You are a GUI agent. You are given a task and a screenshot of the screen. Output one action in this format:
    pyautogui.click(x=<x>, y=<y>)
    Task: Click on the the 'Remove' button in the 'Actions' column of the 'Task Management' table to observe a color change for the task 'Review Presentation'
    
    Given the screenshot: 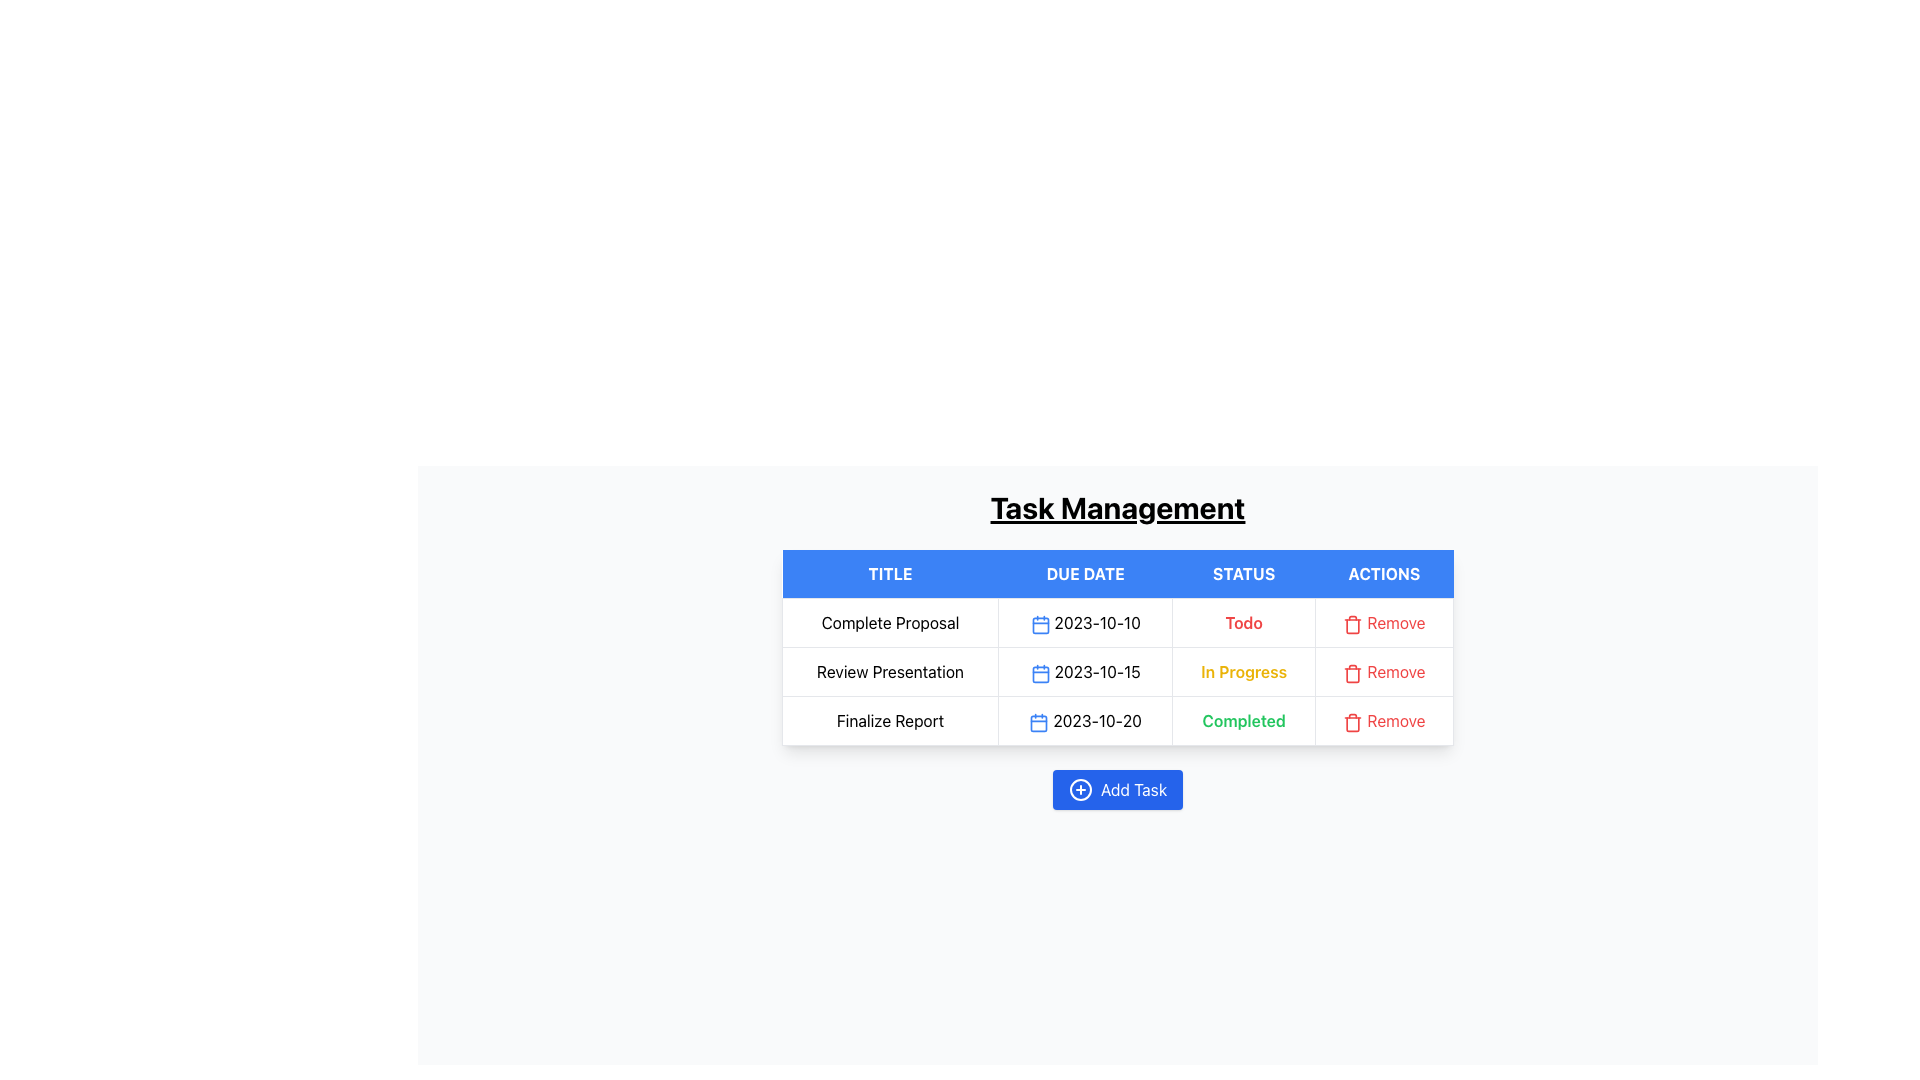 What is the action you would take?
    pyautogui.click(x=1383, y=671)
    